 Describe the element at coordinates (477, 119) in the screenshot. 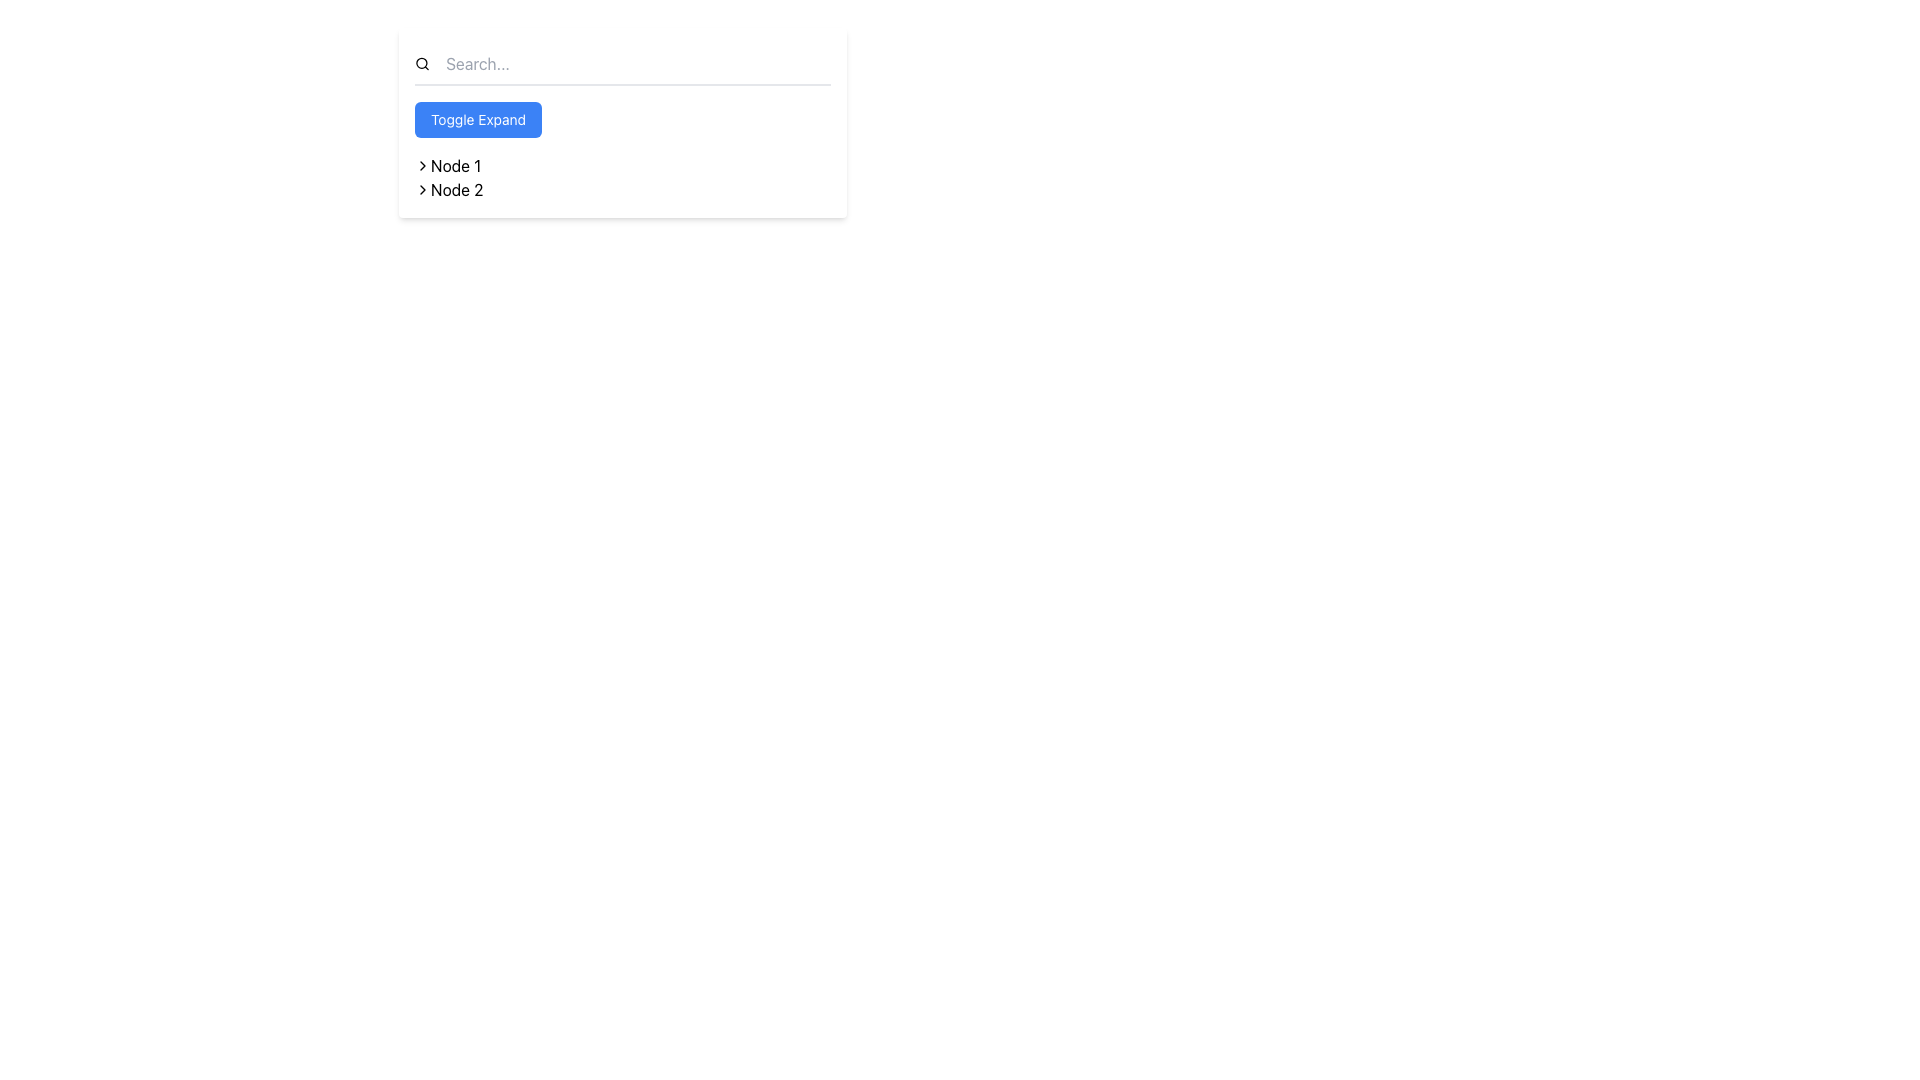

I see `the 'Toggle Expand' button, which has a blue background and white text, located at the top-left region of a section near a search bar` at that location.